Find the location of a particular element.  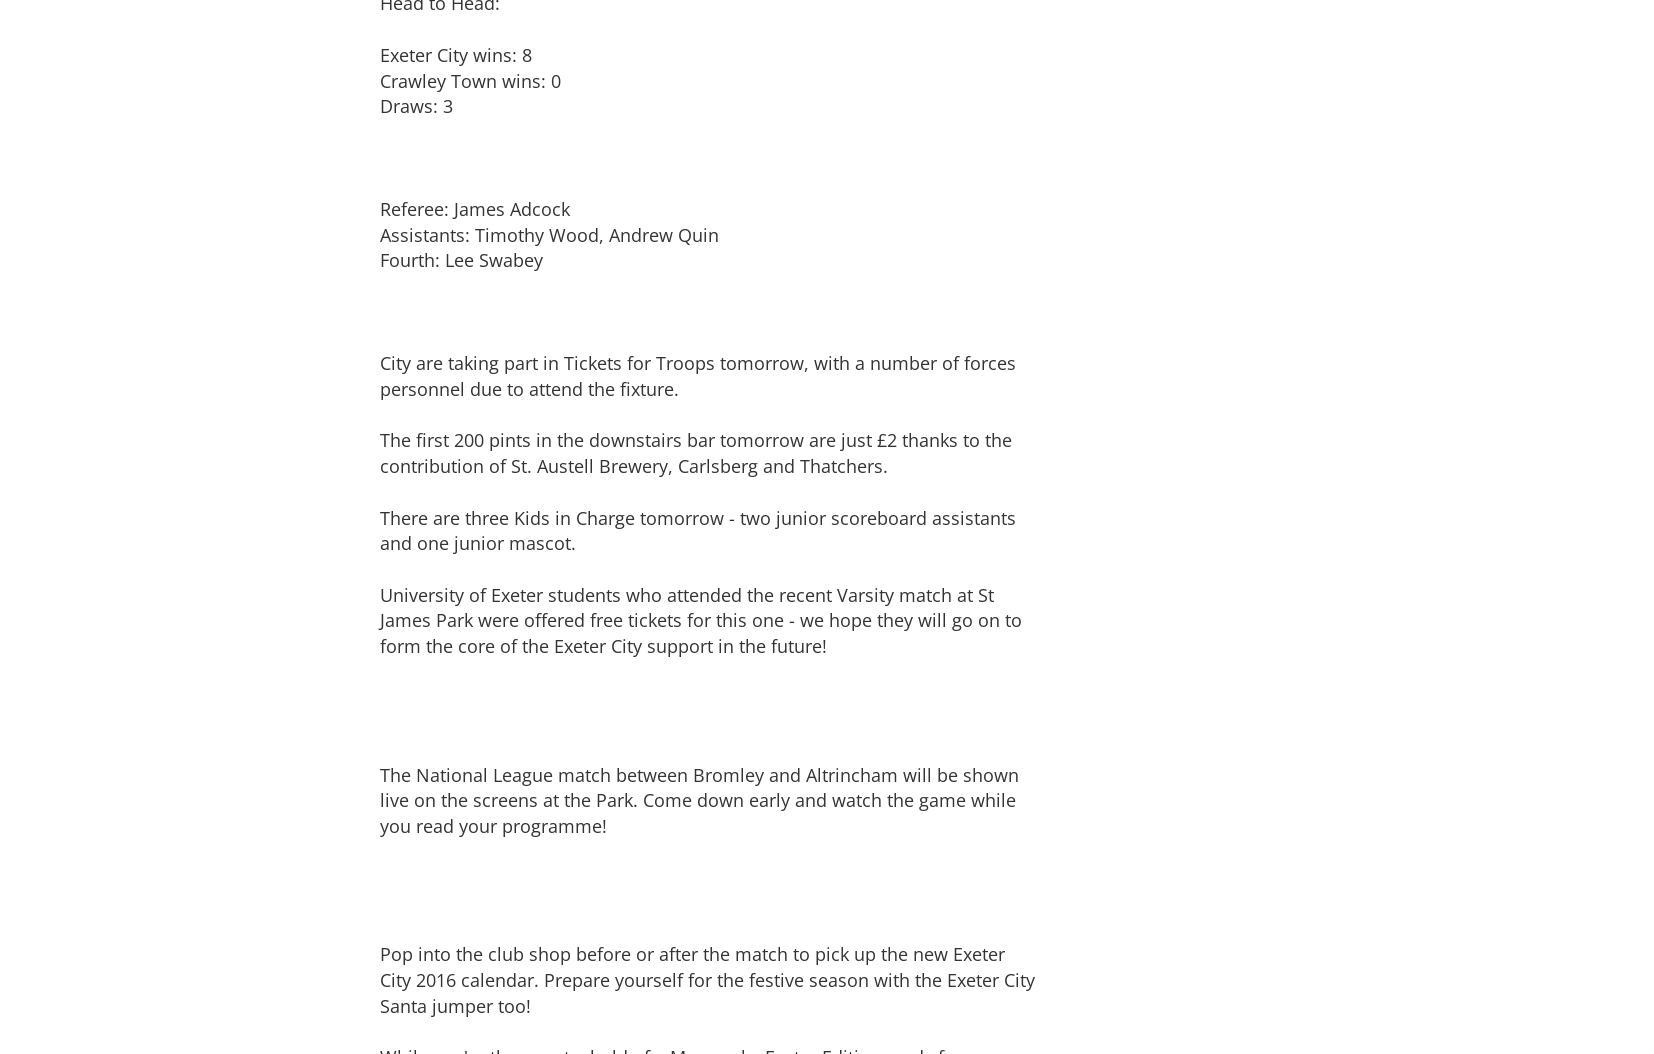

'Pop into the club shop before or after the match to pick up the new Exeter City 2016 calendar. Prepare yourself for the festive season with the Exeter City Santa jumper too!' is located at coordinates (707, 979).